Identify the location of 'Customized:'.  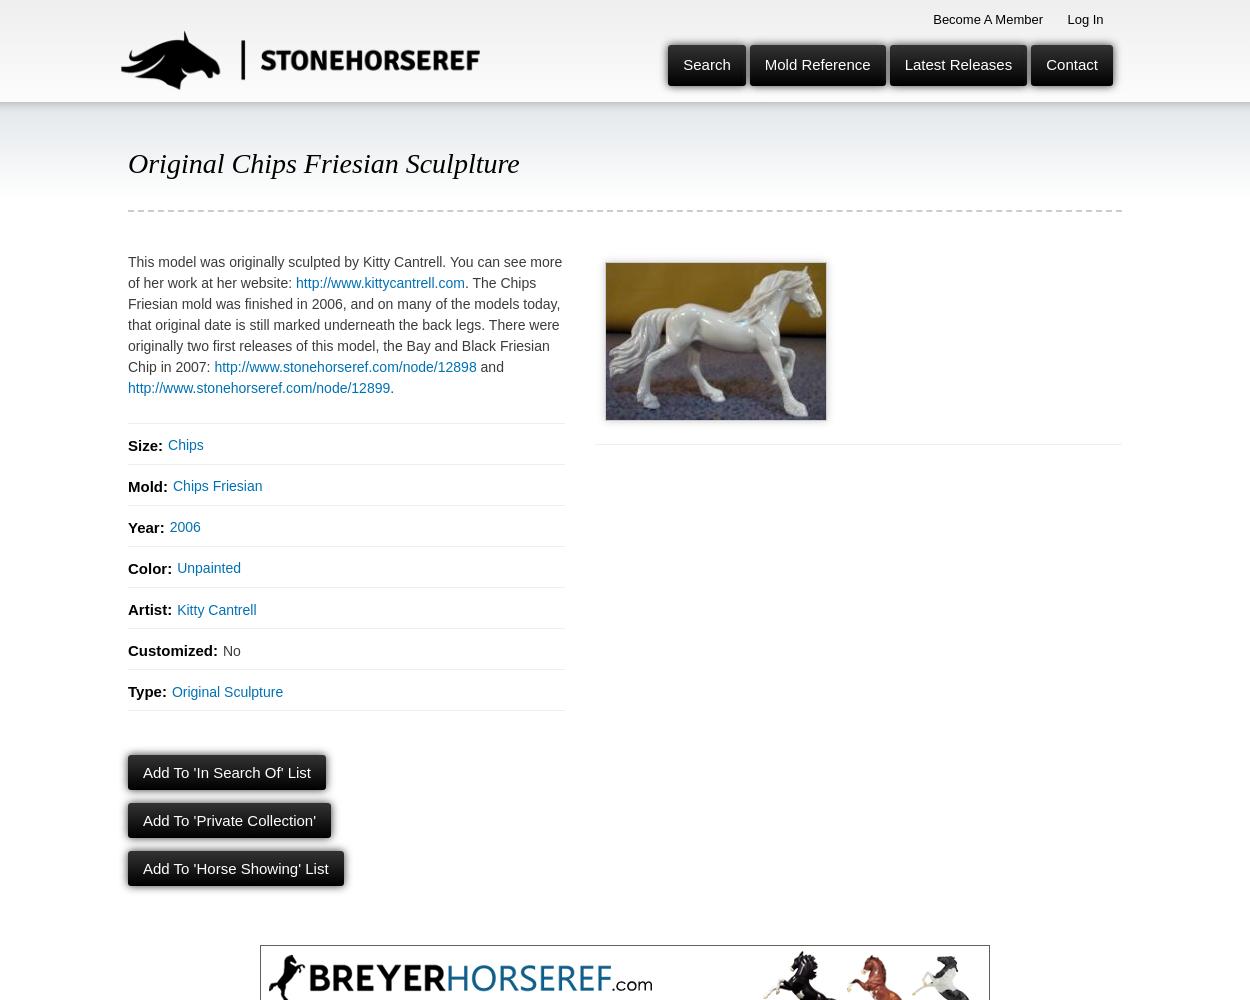
(173, 649).